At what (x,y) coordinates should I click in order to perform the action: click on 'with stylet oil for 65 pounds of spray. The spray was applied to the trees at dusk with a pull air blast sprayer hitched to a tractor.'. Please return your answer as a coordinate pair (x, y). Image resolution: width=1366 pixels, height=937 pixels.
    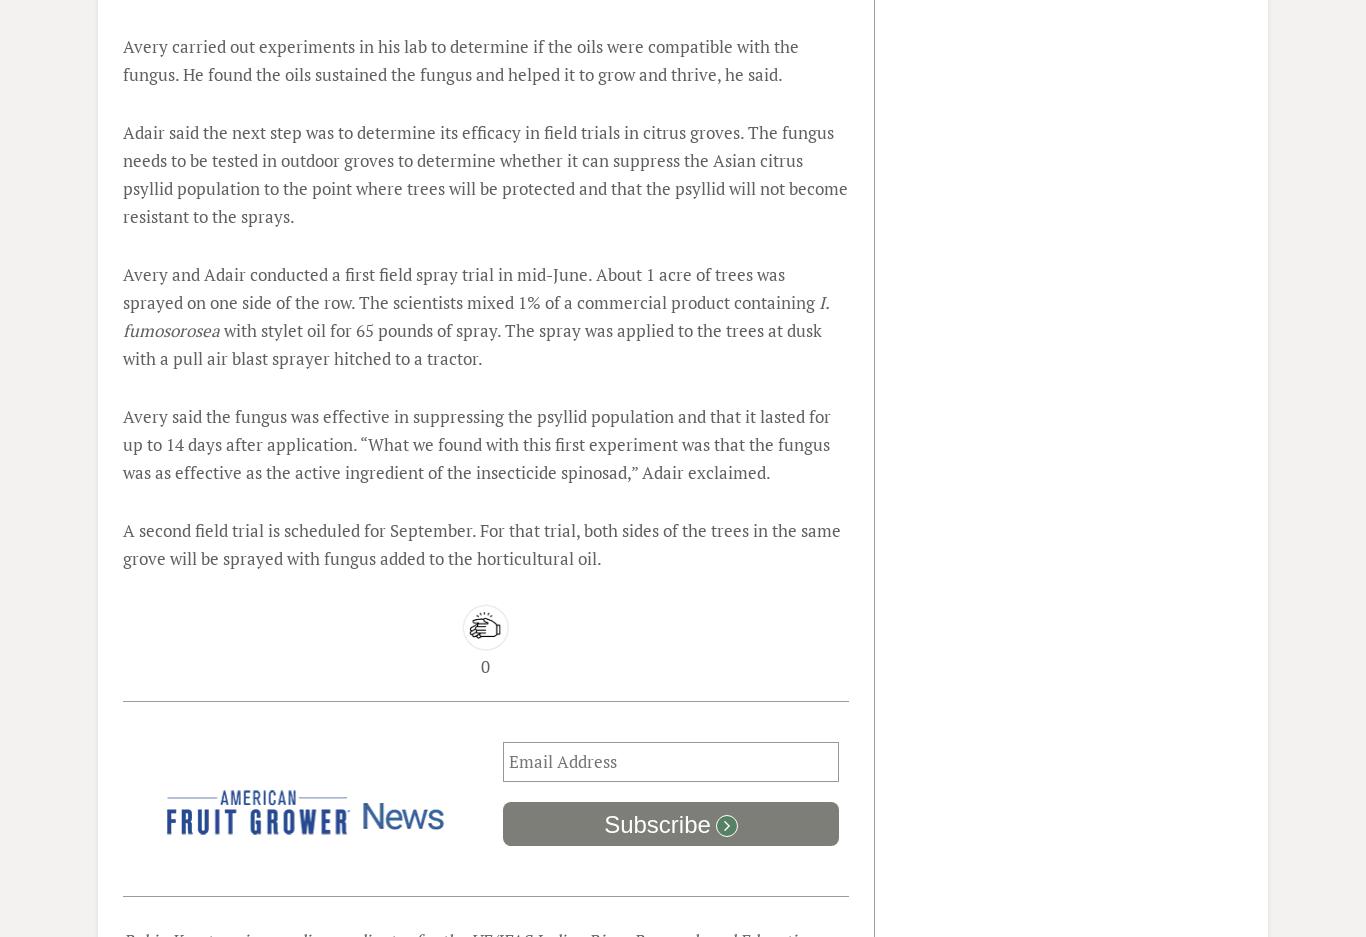
    Looking at the image, I should click on (472, 344).